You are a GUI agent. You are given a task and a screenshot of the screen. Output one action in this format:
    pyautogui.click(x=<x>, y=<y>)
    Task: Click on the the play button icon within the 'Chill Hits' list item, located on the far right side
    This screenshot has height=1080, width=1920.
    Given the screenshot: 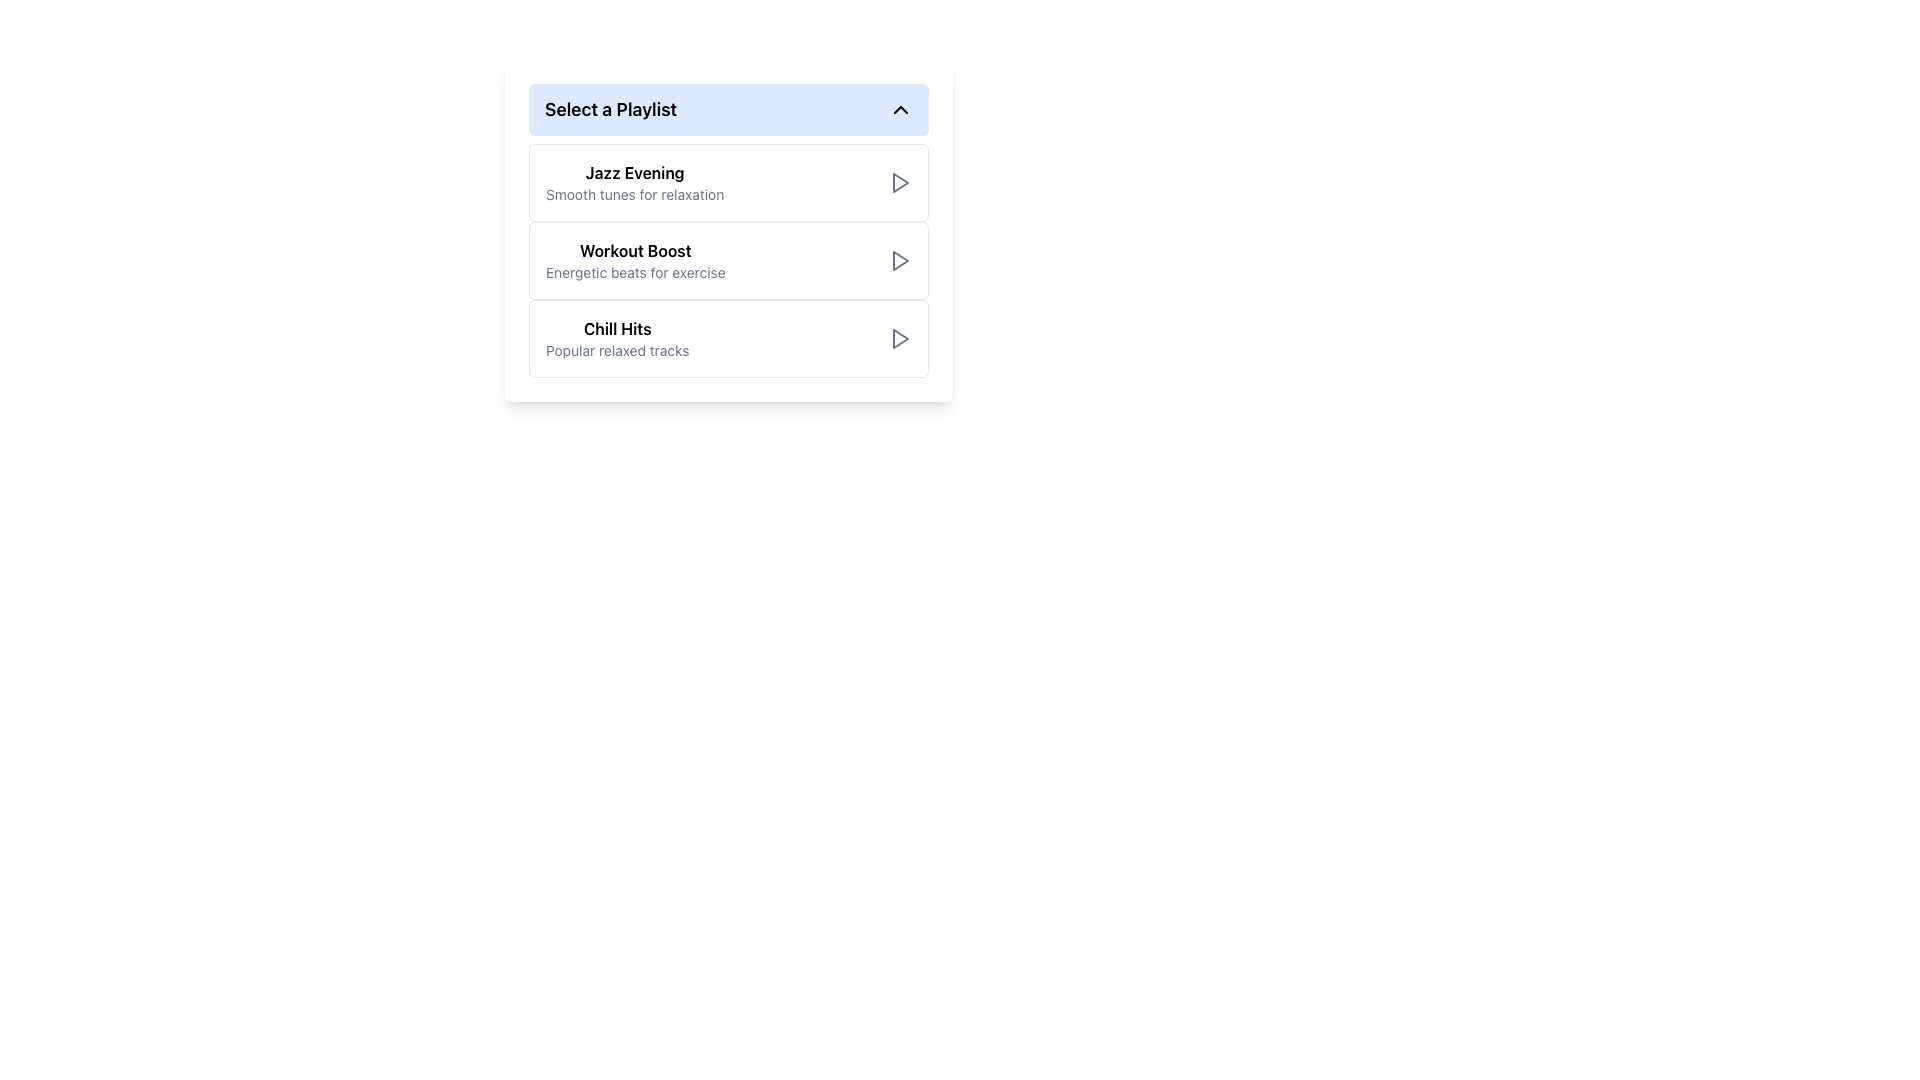 What is the action you would take?
    pyautogui.click(x=899, y=338)
    